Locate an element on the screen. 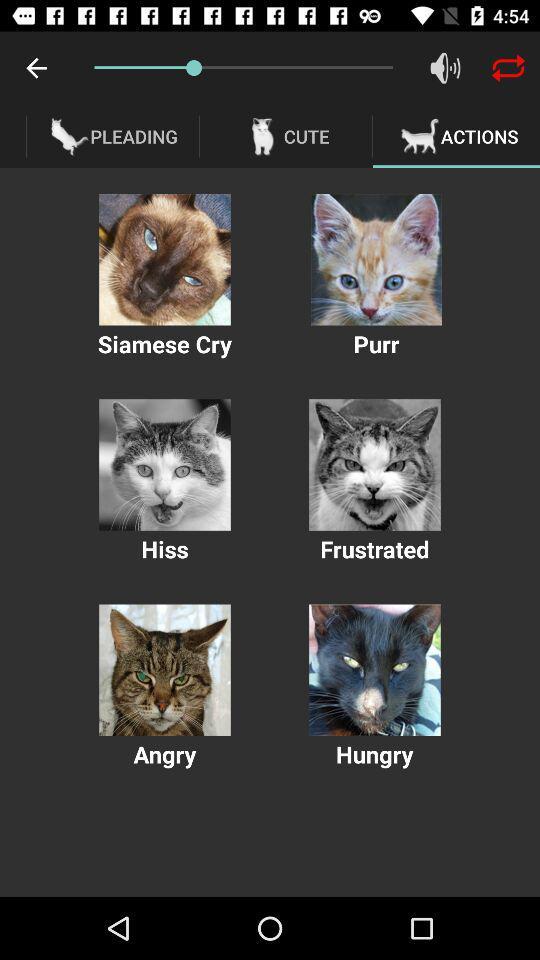 The width and height of the screenshot is (540, 960). audio volume is located at coordinates (445, 68).